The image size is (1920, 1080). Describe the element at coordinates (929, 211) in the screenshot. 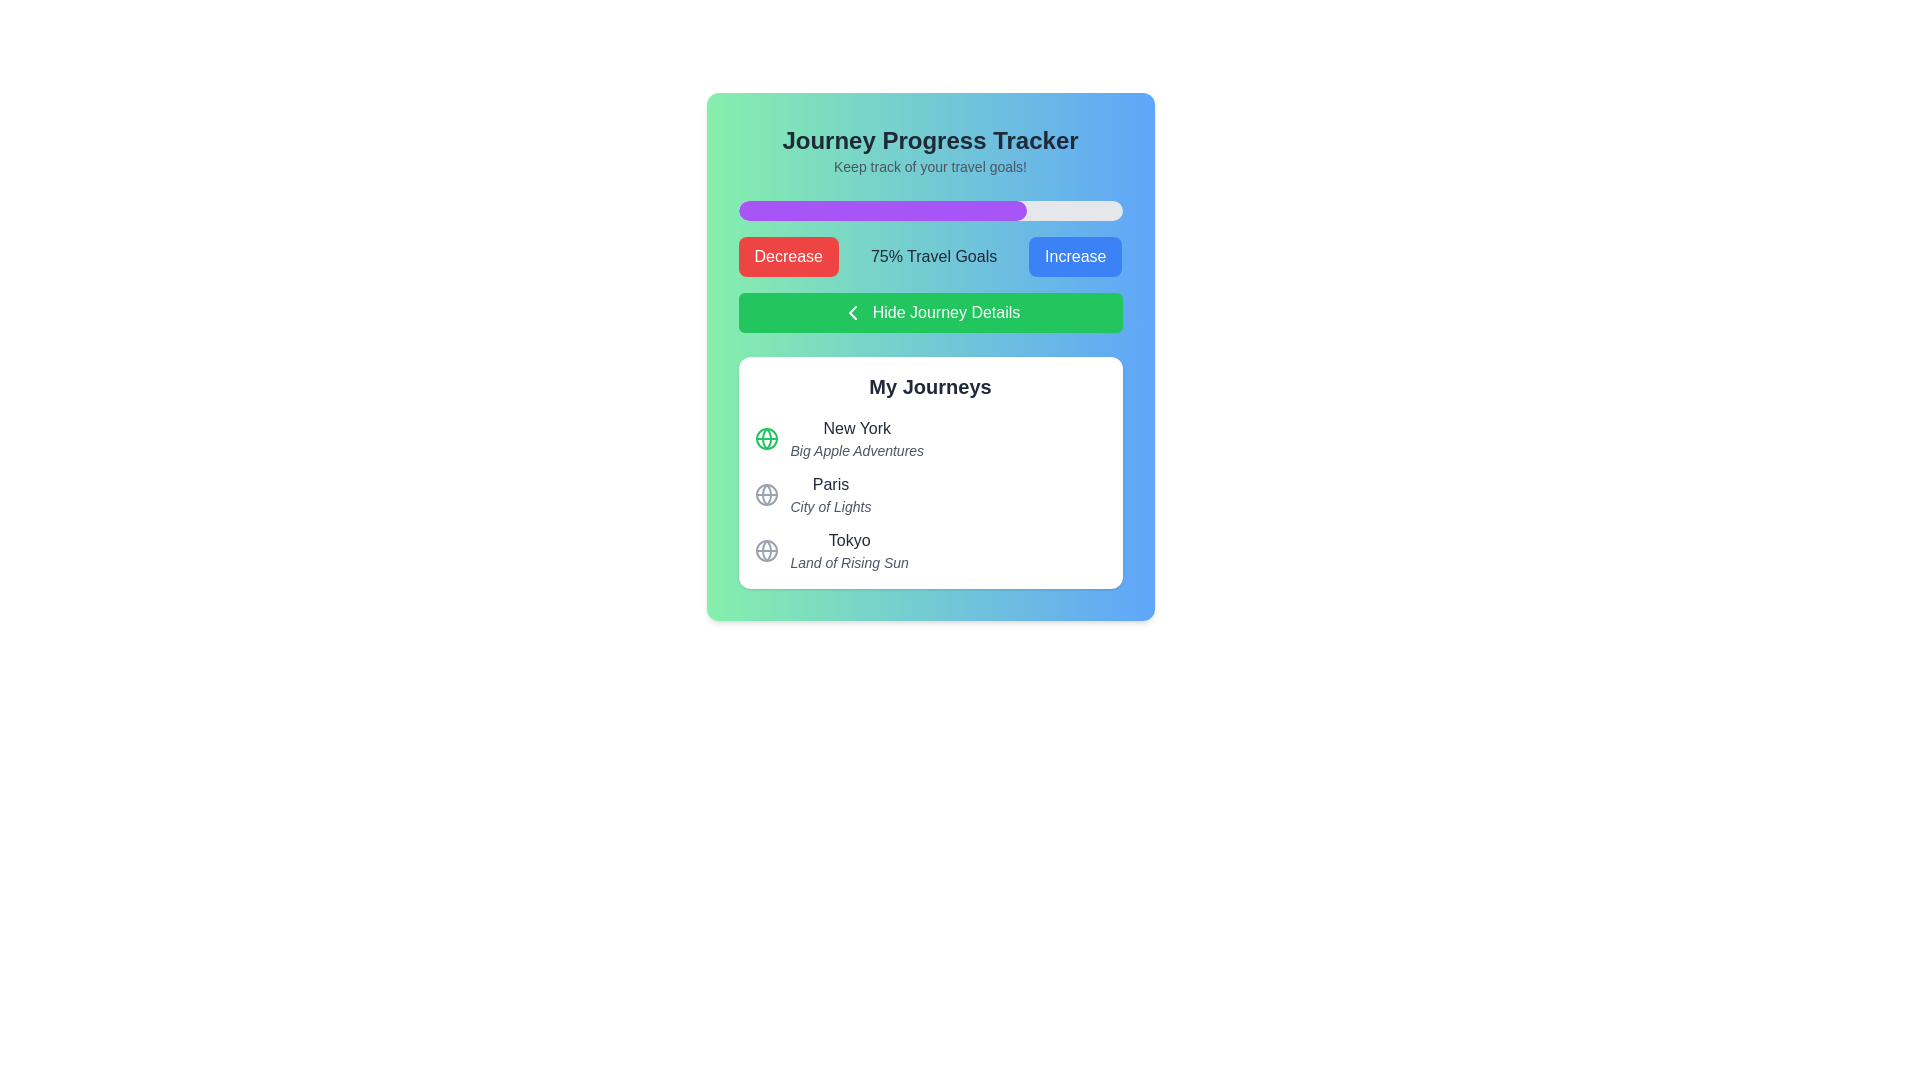

I see `the progress bar located below the header 'Keep track of your travel goals!' to visualize the progress represented` at that location.